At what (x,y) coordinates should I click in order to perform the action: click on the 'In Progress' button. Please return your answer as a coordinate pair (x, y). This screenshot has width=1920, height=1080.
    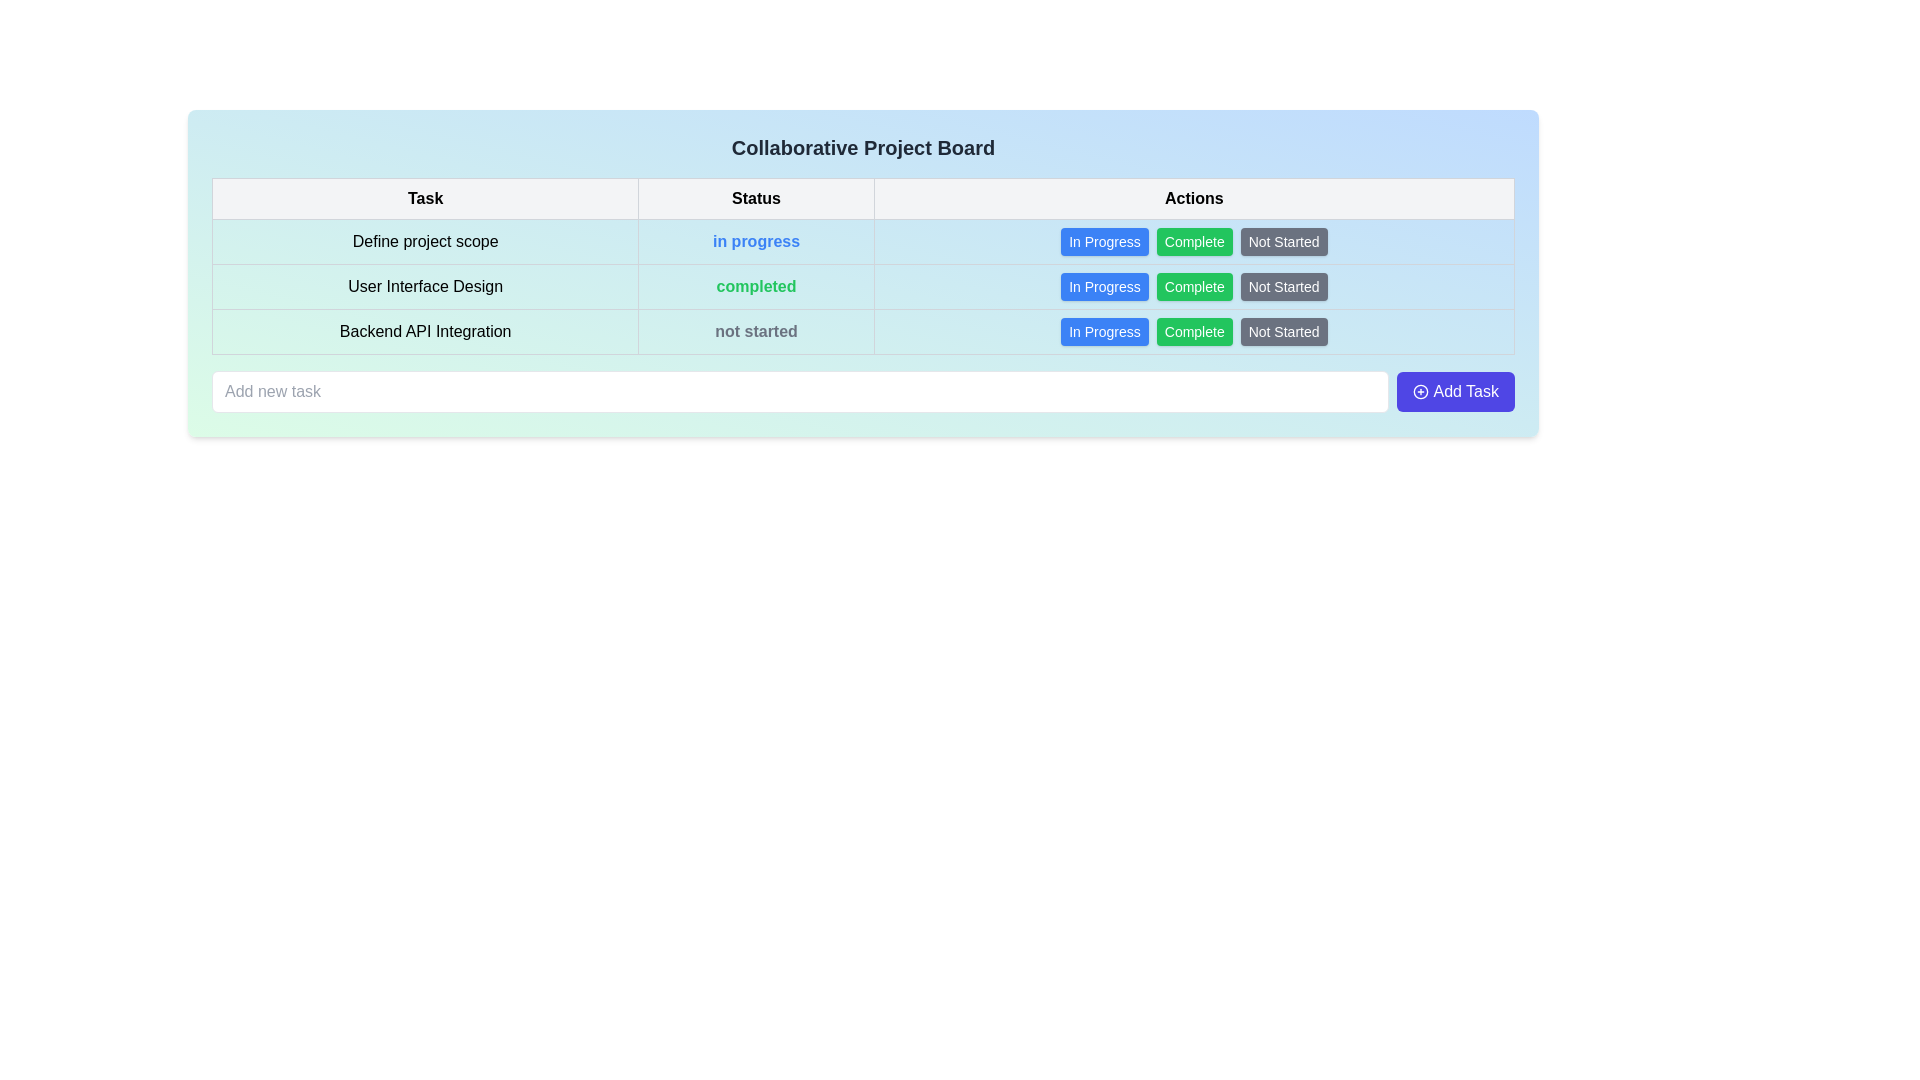
    Looking at the image, I should click on (1103, 330).